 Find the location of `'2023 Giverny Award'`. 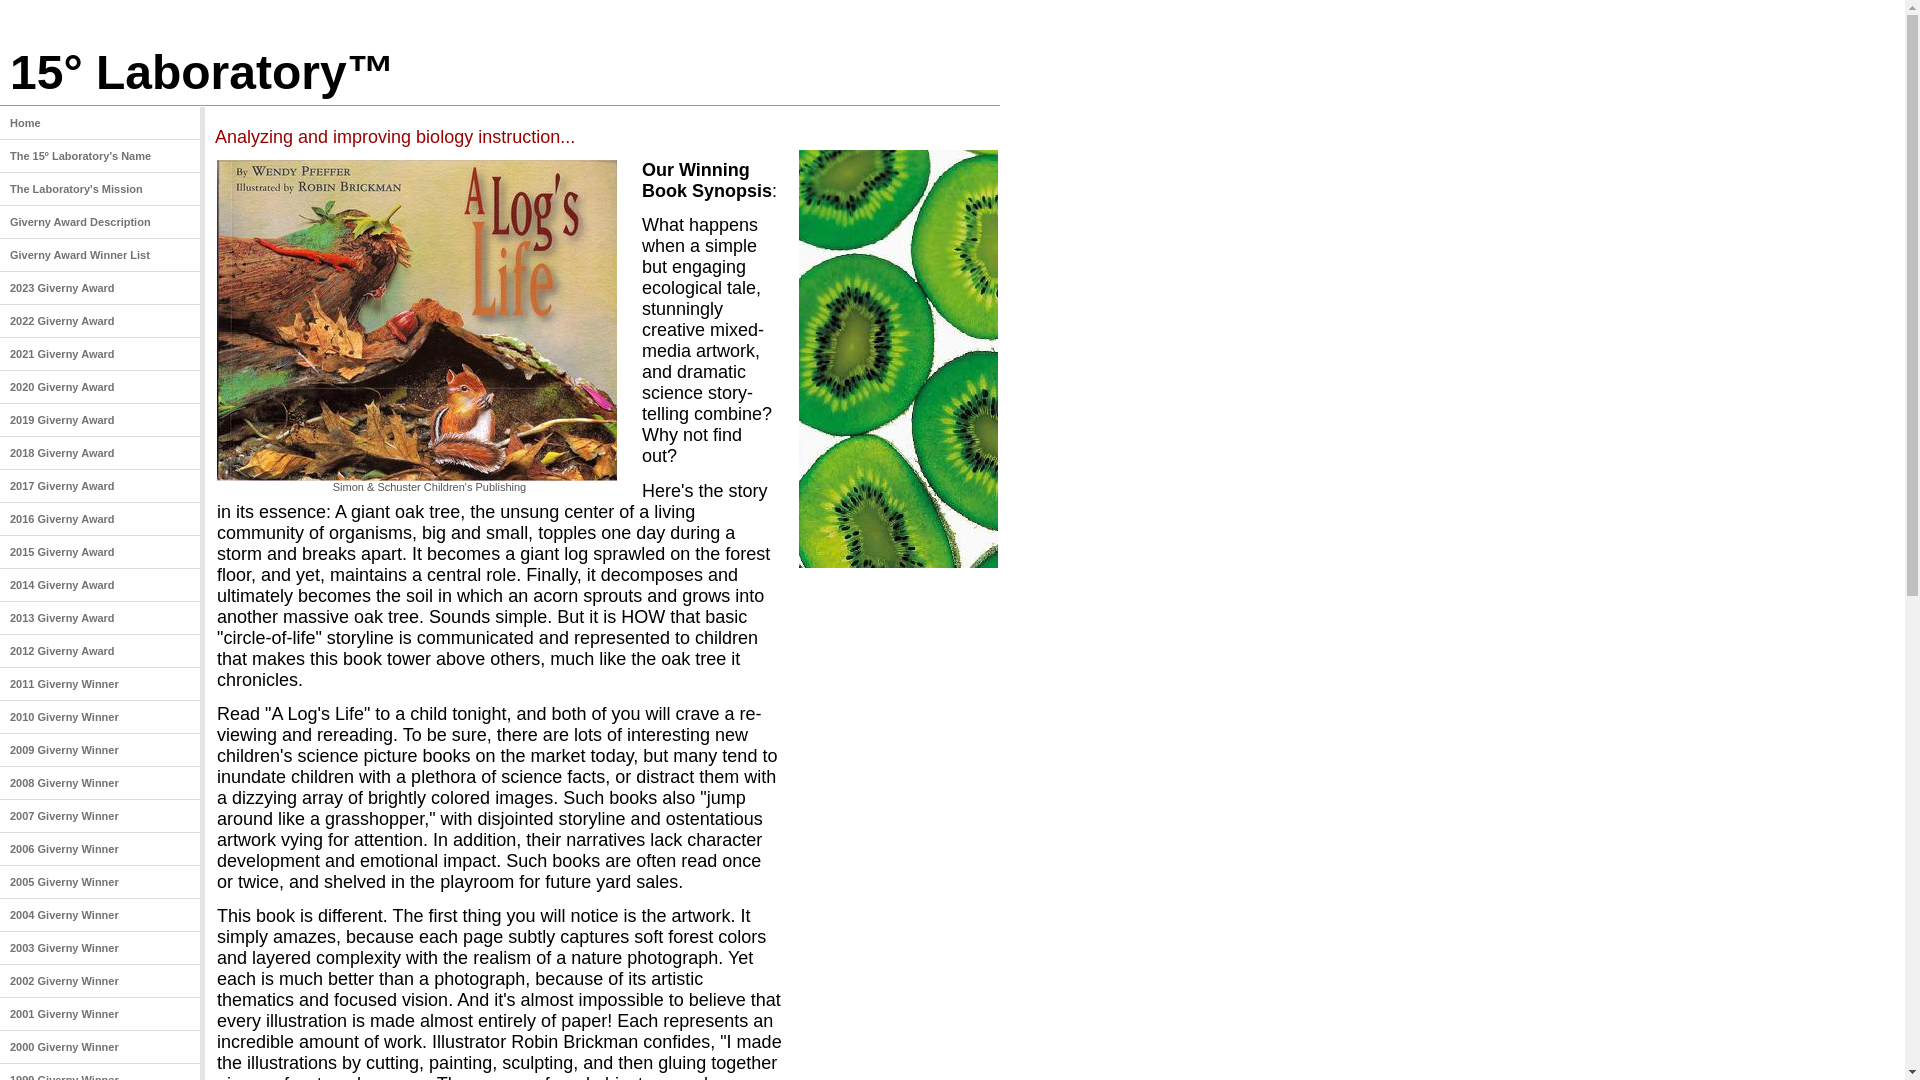

'2023 Giverny Award' is located at coordinates (99, 288).